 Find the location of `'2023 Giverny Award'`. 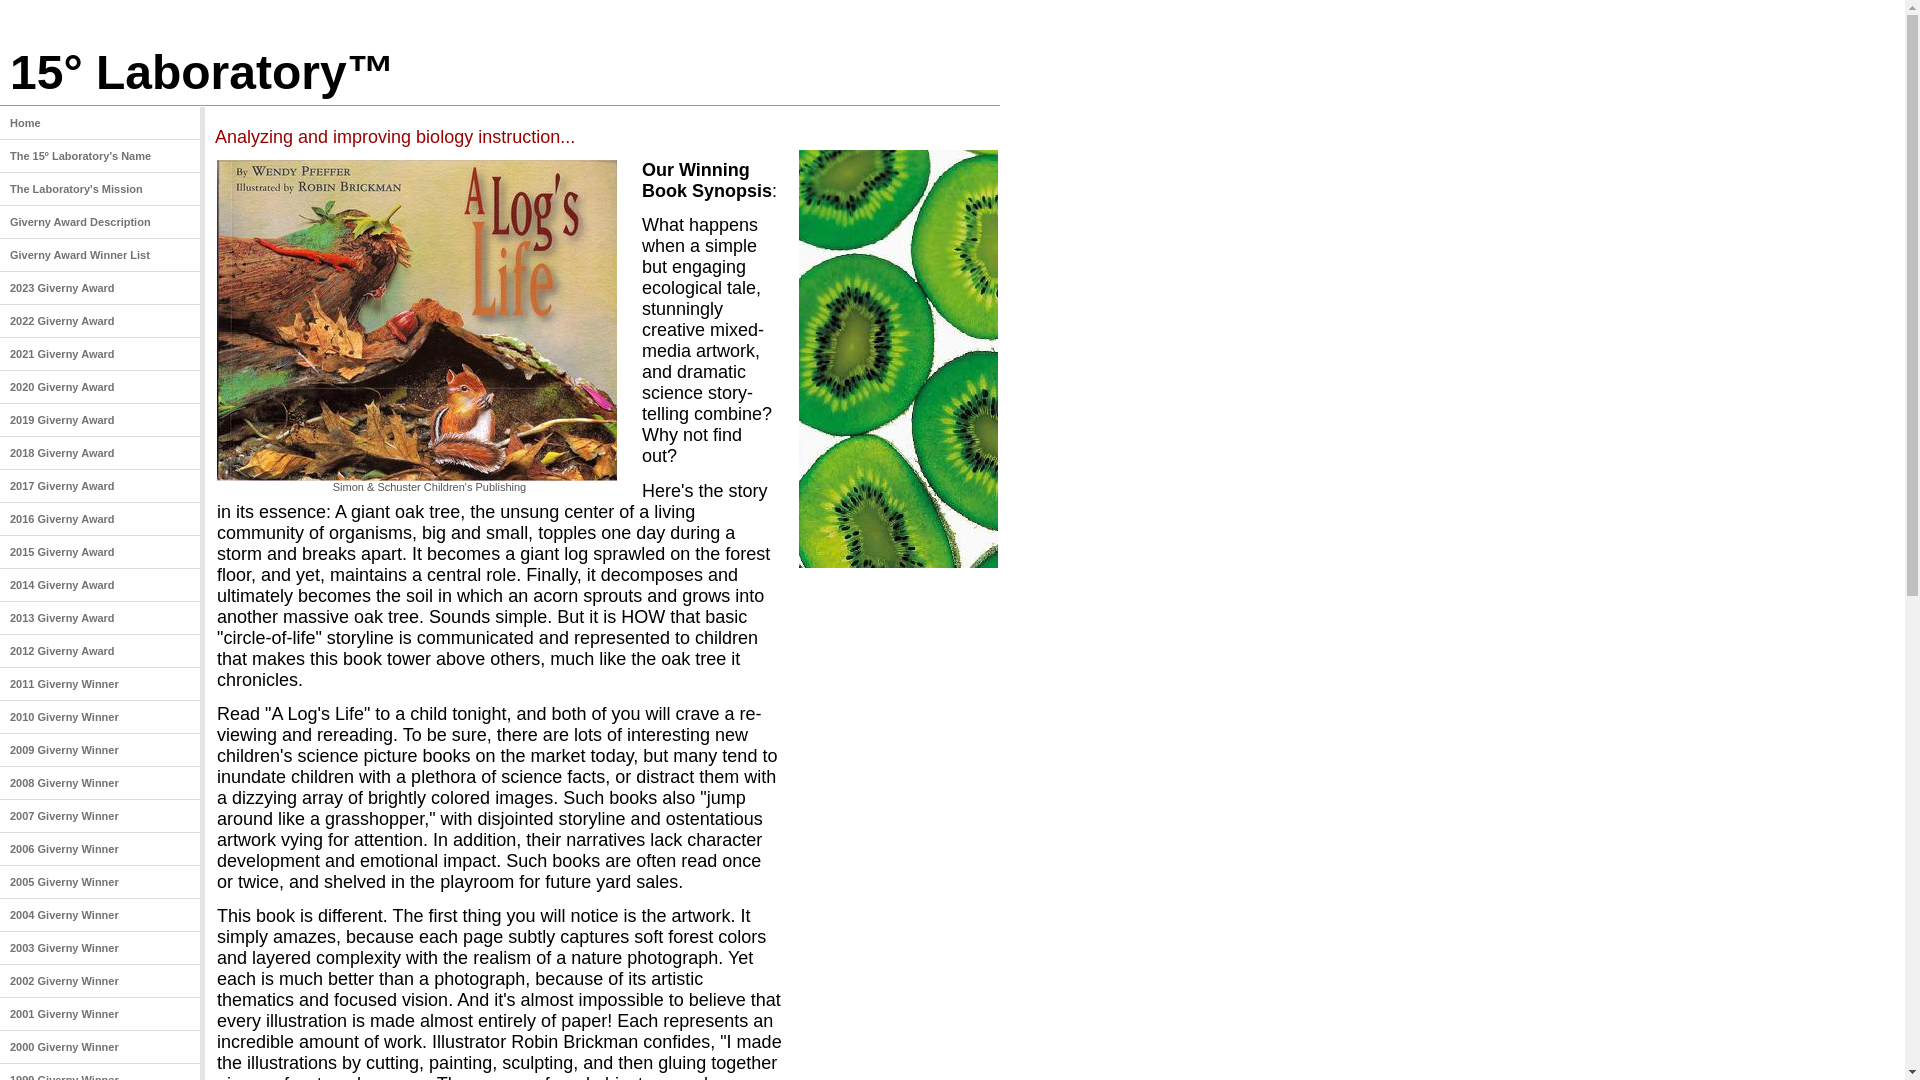

'2023 Giverny Award' is located at coordinates (99, 288).